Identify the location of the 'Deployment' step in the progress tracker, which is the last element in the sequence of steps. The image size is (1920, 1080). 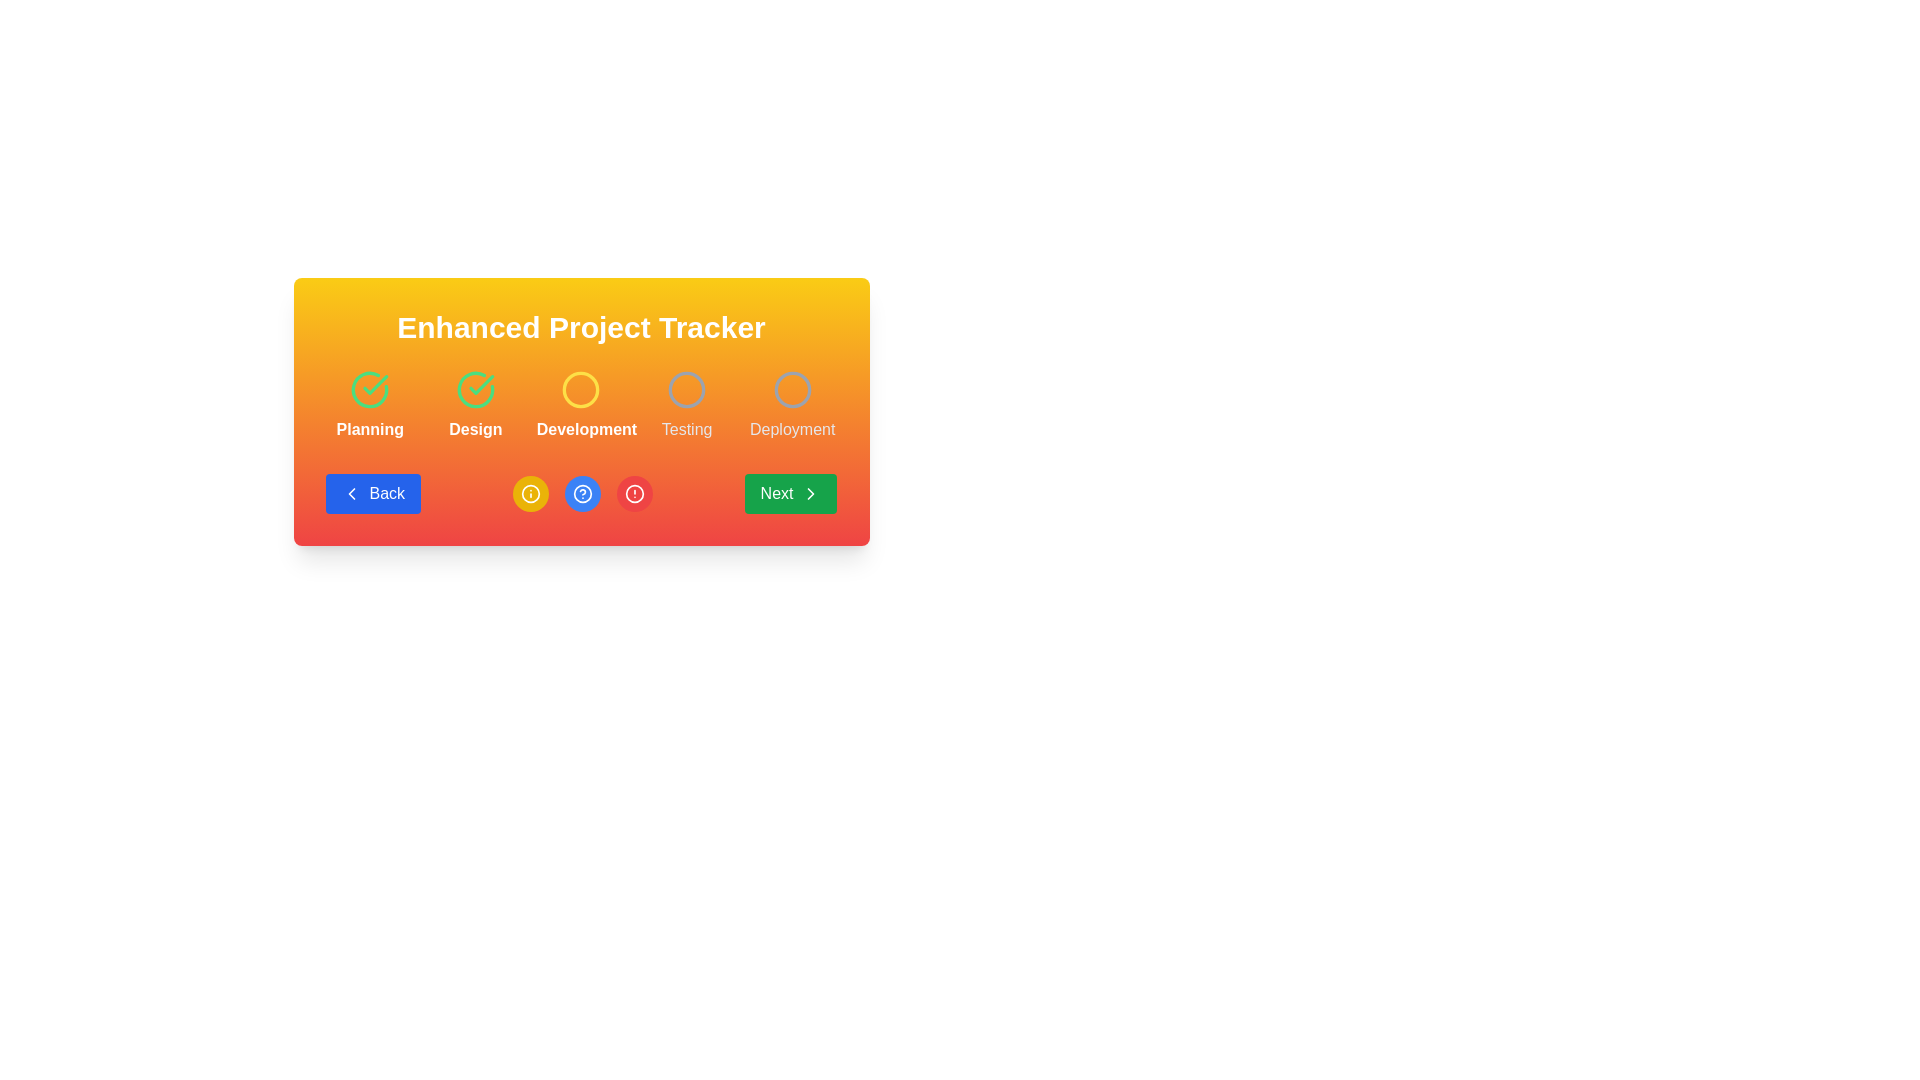
(791, 405).